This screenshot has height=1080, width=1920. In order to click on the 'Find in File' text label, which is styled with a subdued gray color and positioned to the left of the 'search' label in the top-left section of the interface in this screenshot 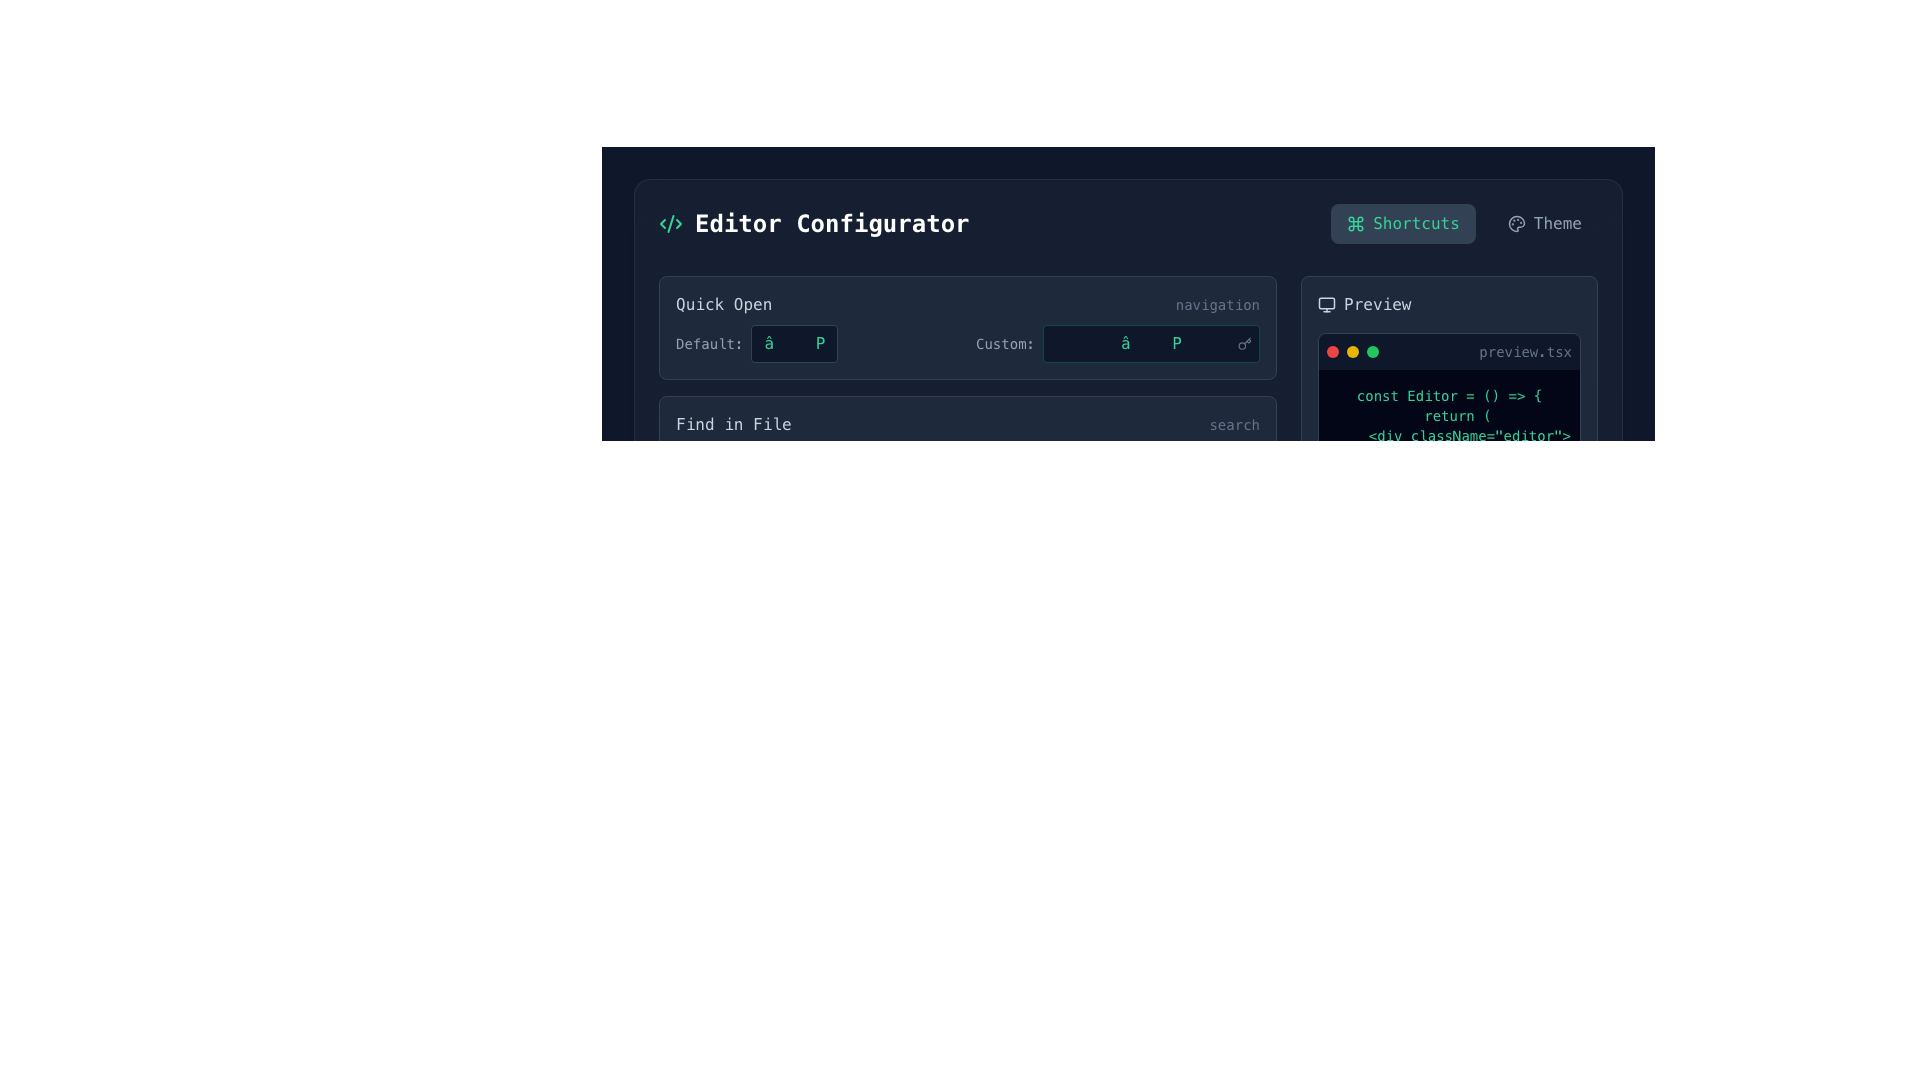, I will do `click(732, 423)`.